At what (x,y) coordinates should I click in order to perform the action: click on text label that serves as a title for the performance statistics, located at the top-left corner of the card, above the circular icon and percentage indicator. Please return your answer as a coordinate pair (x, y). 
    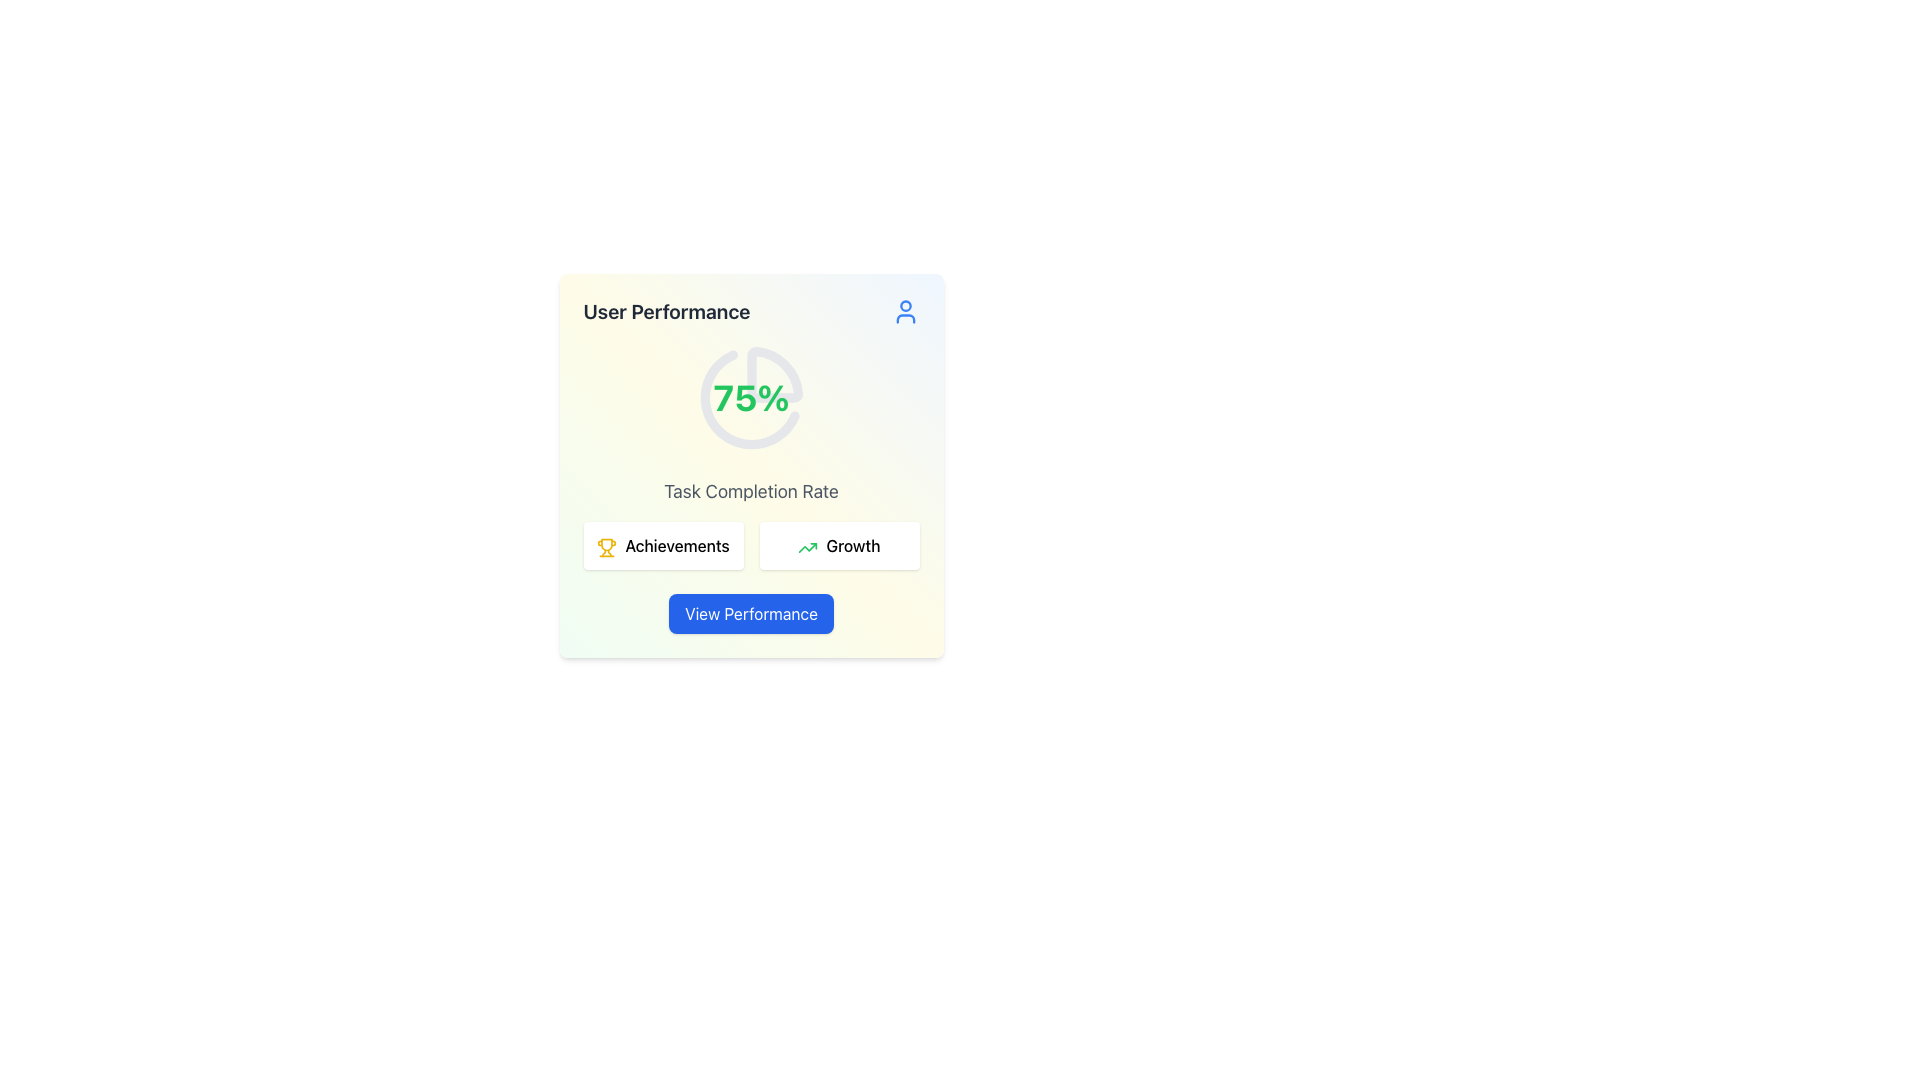
    Looking at the image, I should click on (667, 312).